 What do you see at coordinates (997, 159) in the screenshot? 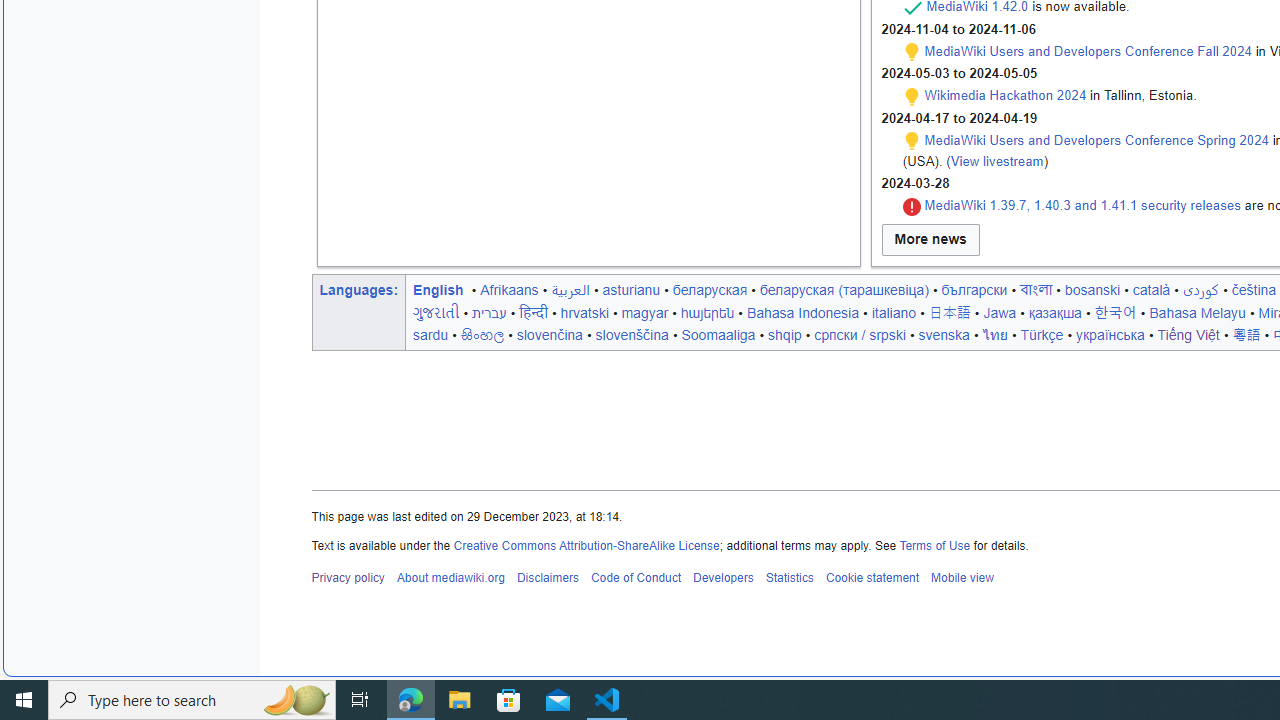
I see `'View livestream'` at bounding box center [997, 159].